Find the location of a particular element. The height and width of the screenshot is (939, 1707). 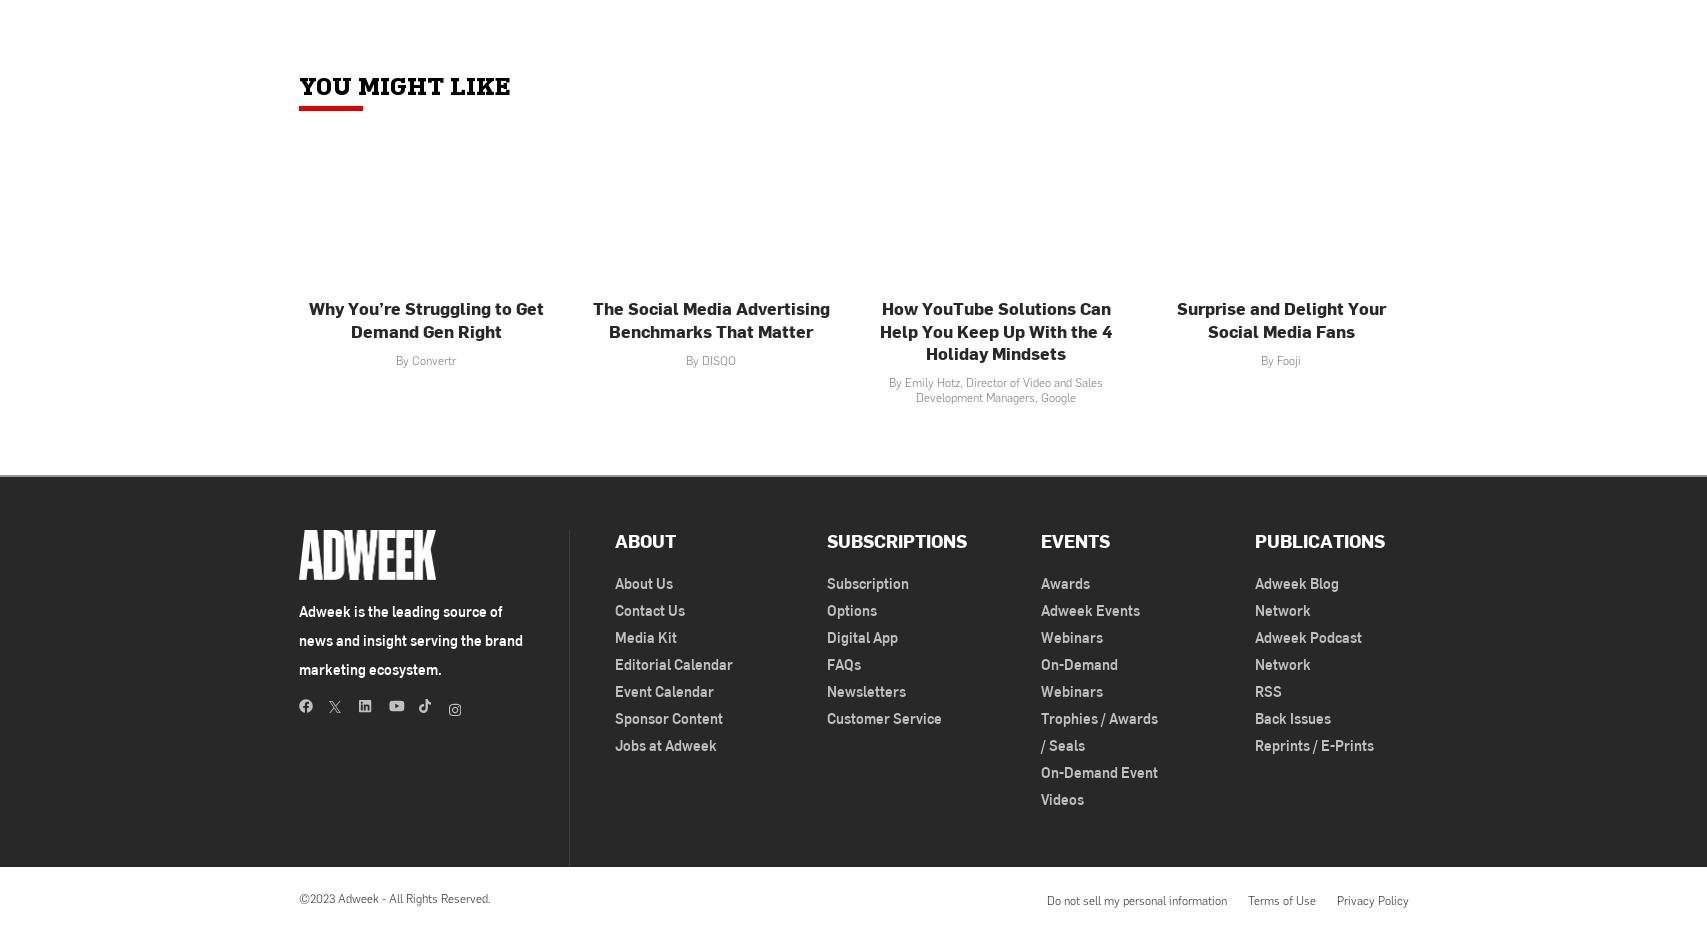

'Awards' is located at coordinates (1064, 582).